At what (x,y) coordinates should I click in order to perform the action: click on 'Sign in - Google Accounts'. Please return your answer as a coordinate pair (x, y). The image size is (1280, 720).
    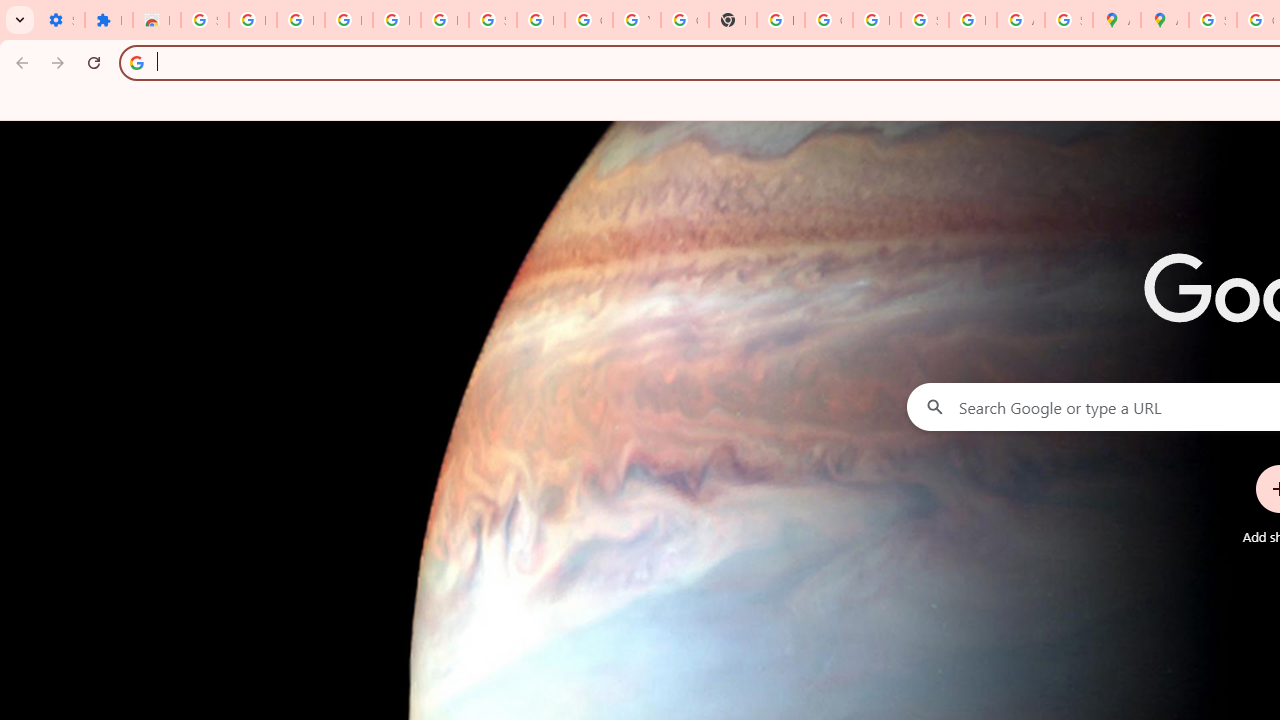
    Looking at the image, I should click on (204, 20).